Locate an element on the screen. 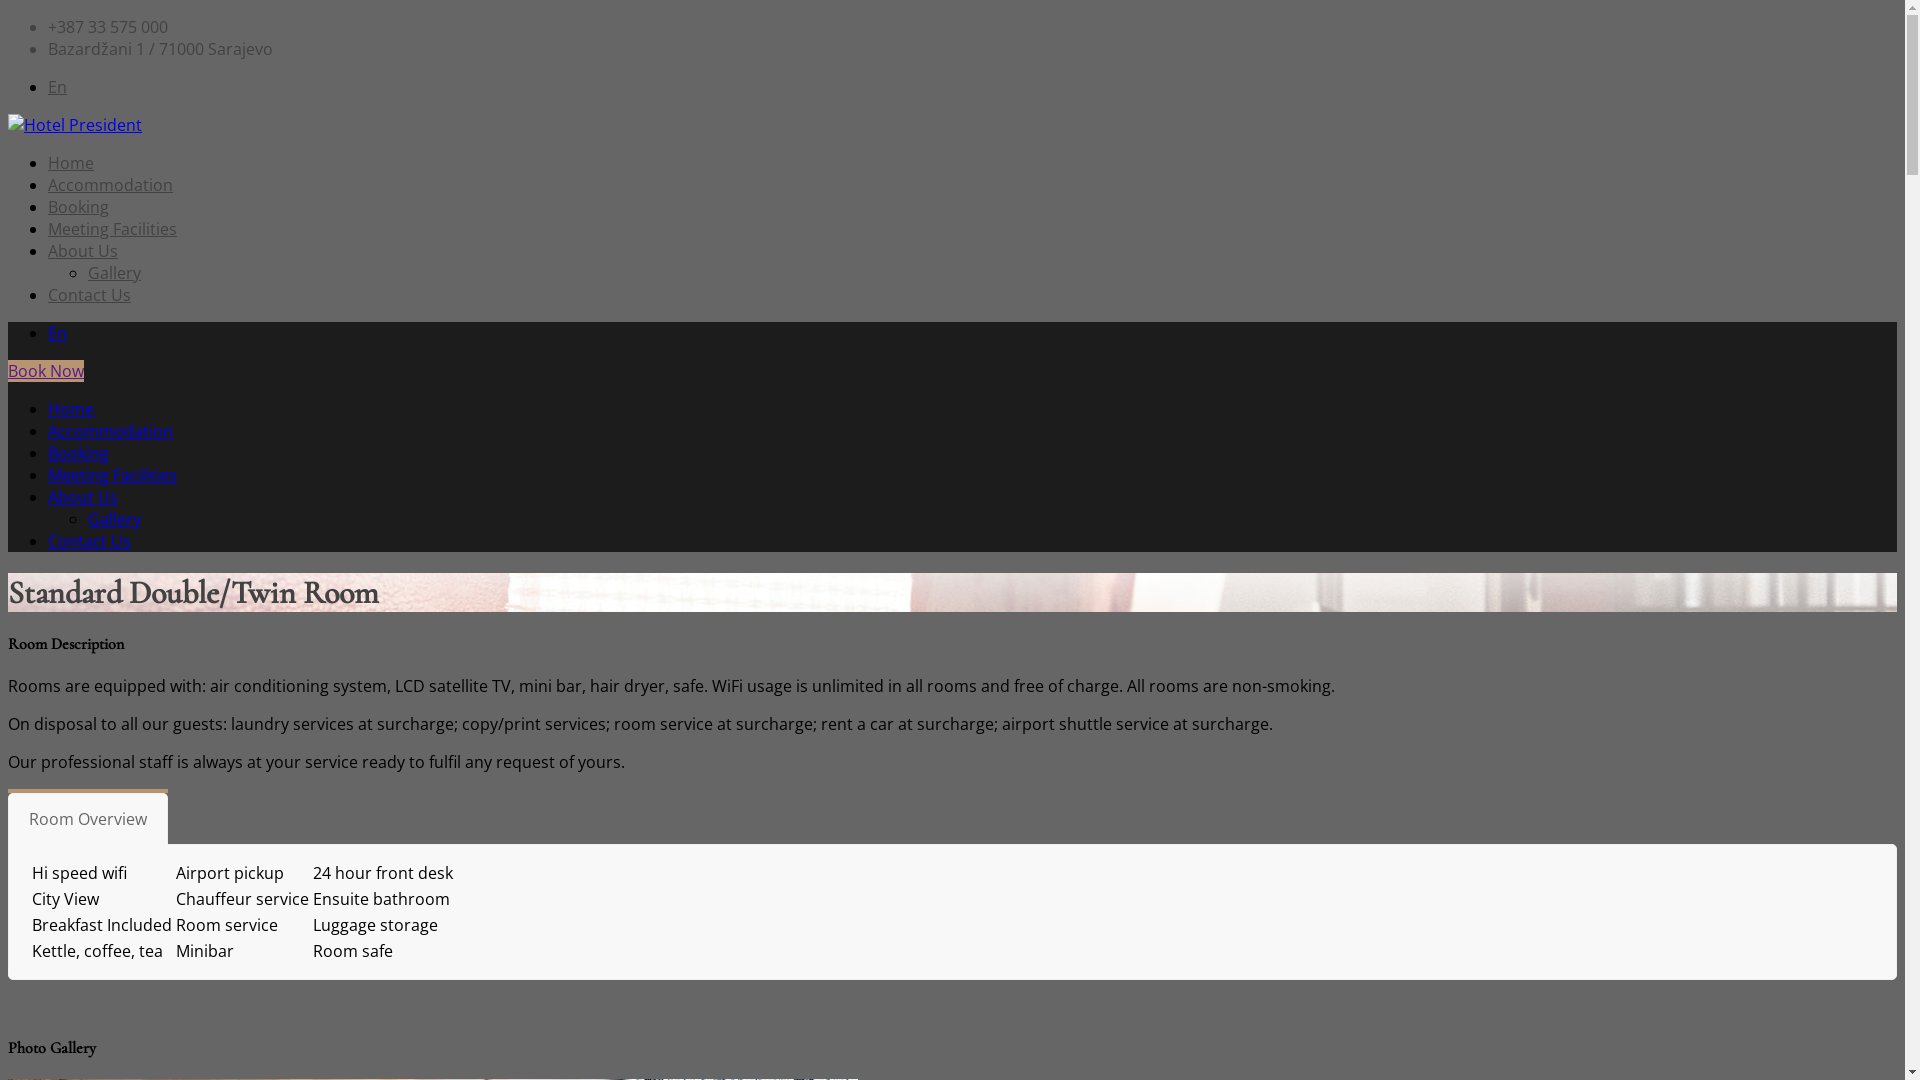  'Accommodation' is located at coordinates (109, 430).